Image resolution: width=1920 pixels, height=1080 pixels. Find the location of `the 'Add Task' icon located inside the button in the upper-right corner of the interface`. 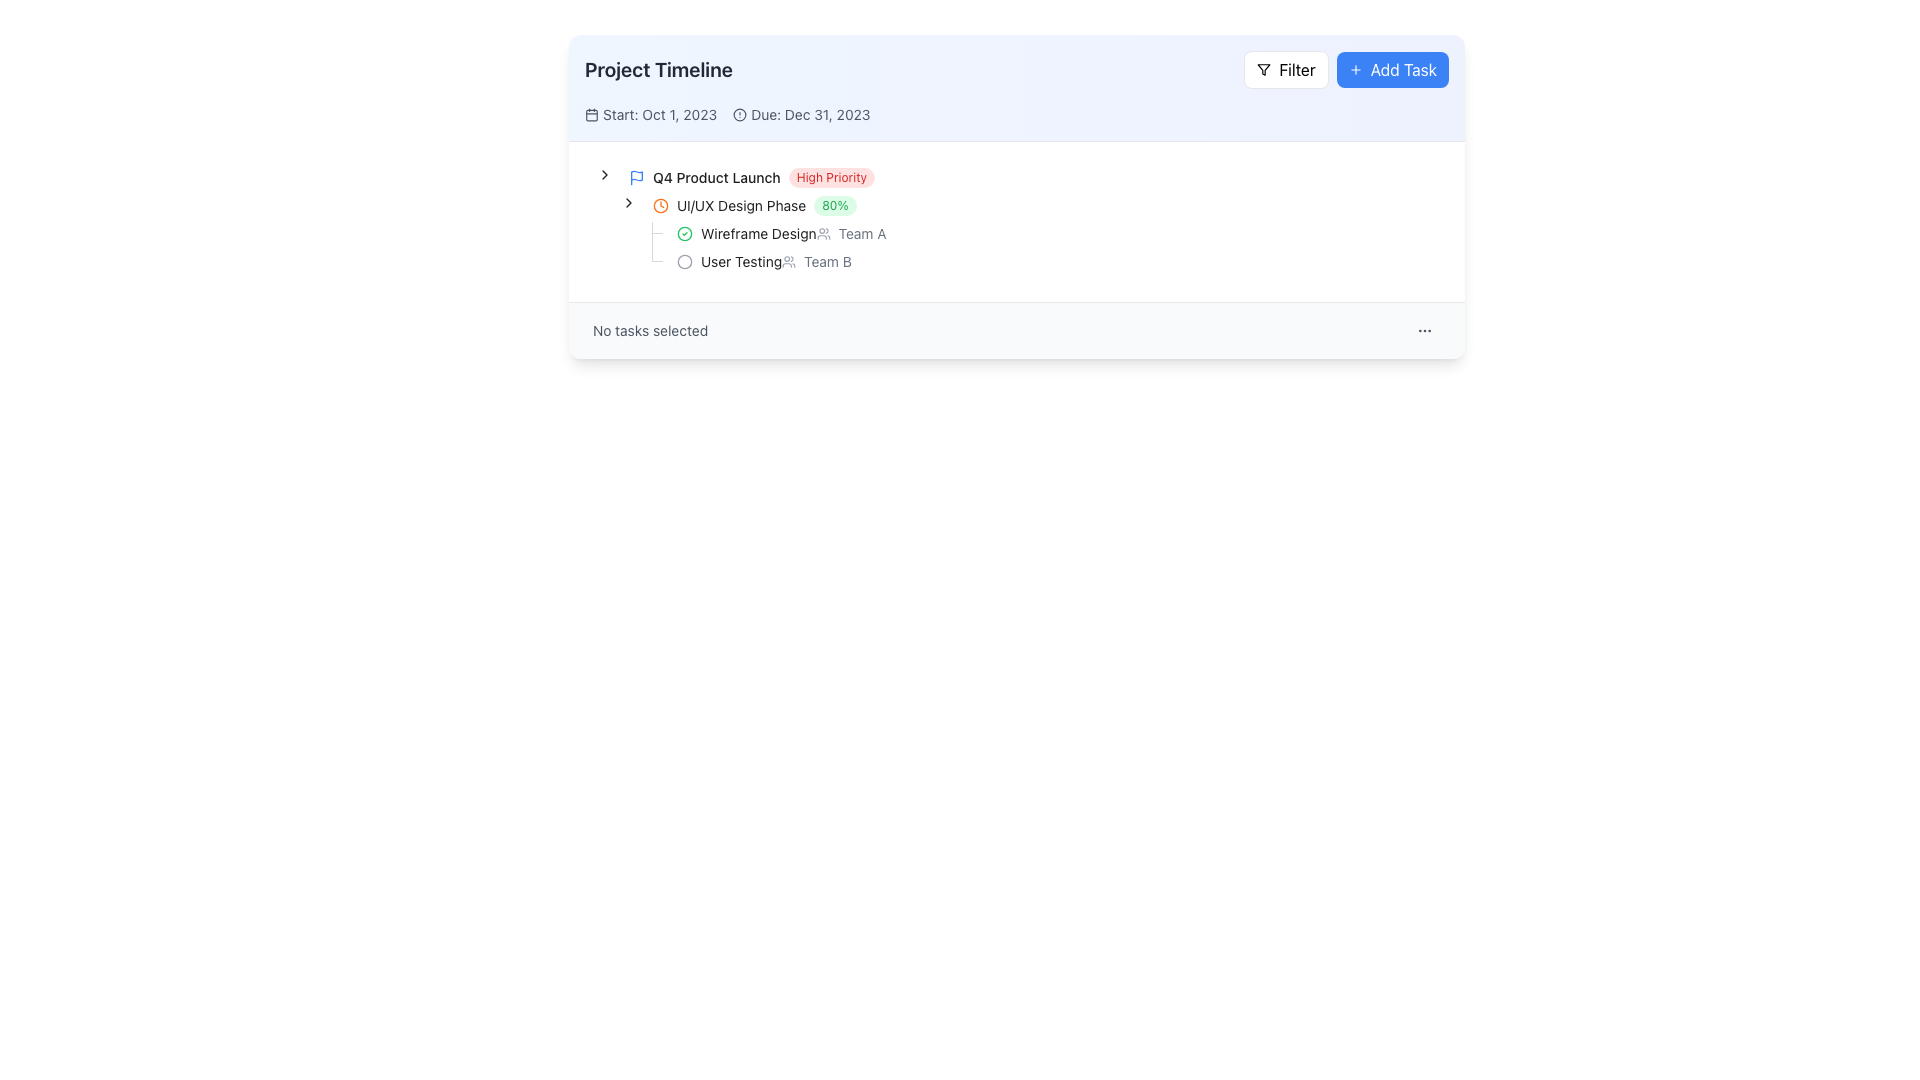

the 'Add Task' icon located inside the button in the upper-right corner of the interface is located at coordinates (1355, 68).